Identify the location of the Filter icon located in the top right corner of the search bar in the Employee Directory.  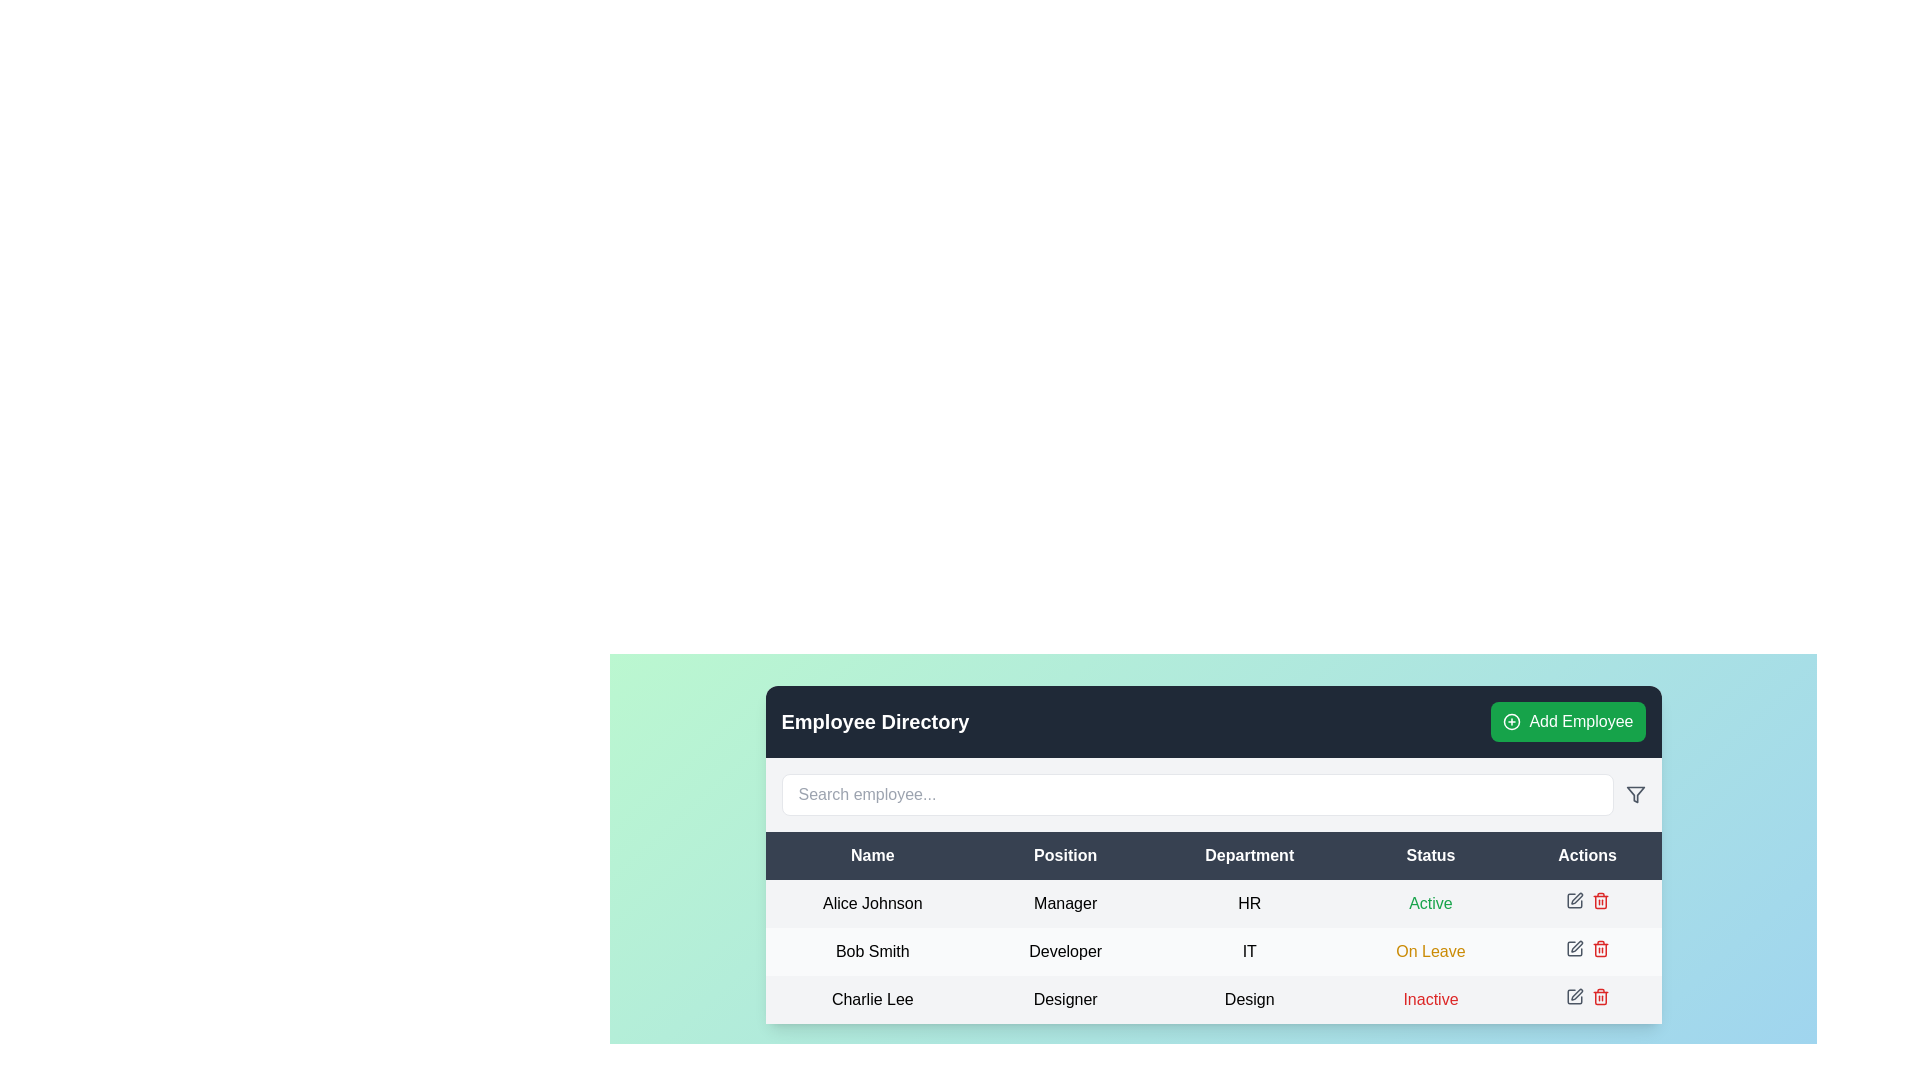
(1635, 793).